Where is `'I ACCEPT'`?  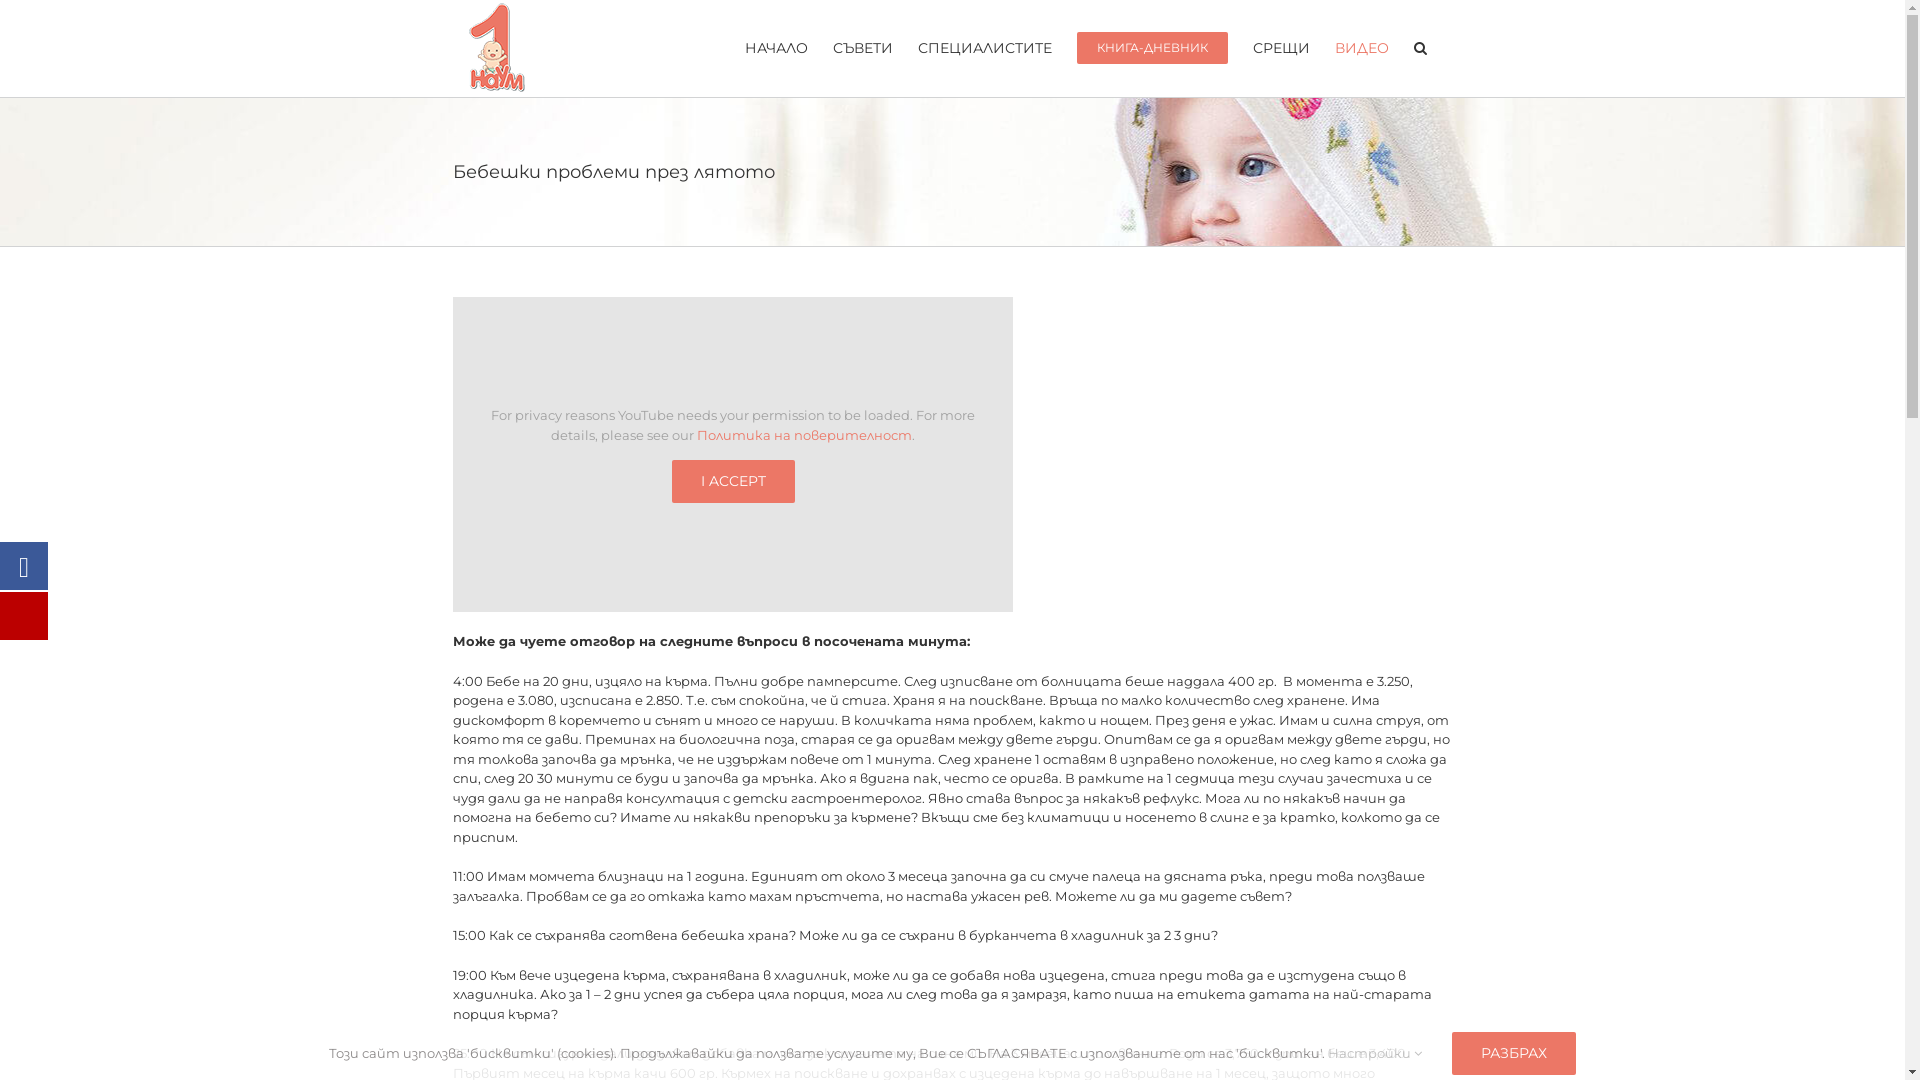
'I ACCEPT' is located at coordinates (732, 481).